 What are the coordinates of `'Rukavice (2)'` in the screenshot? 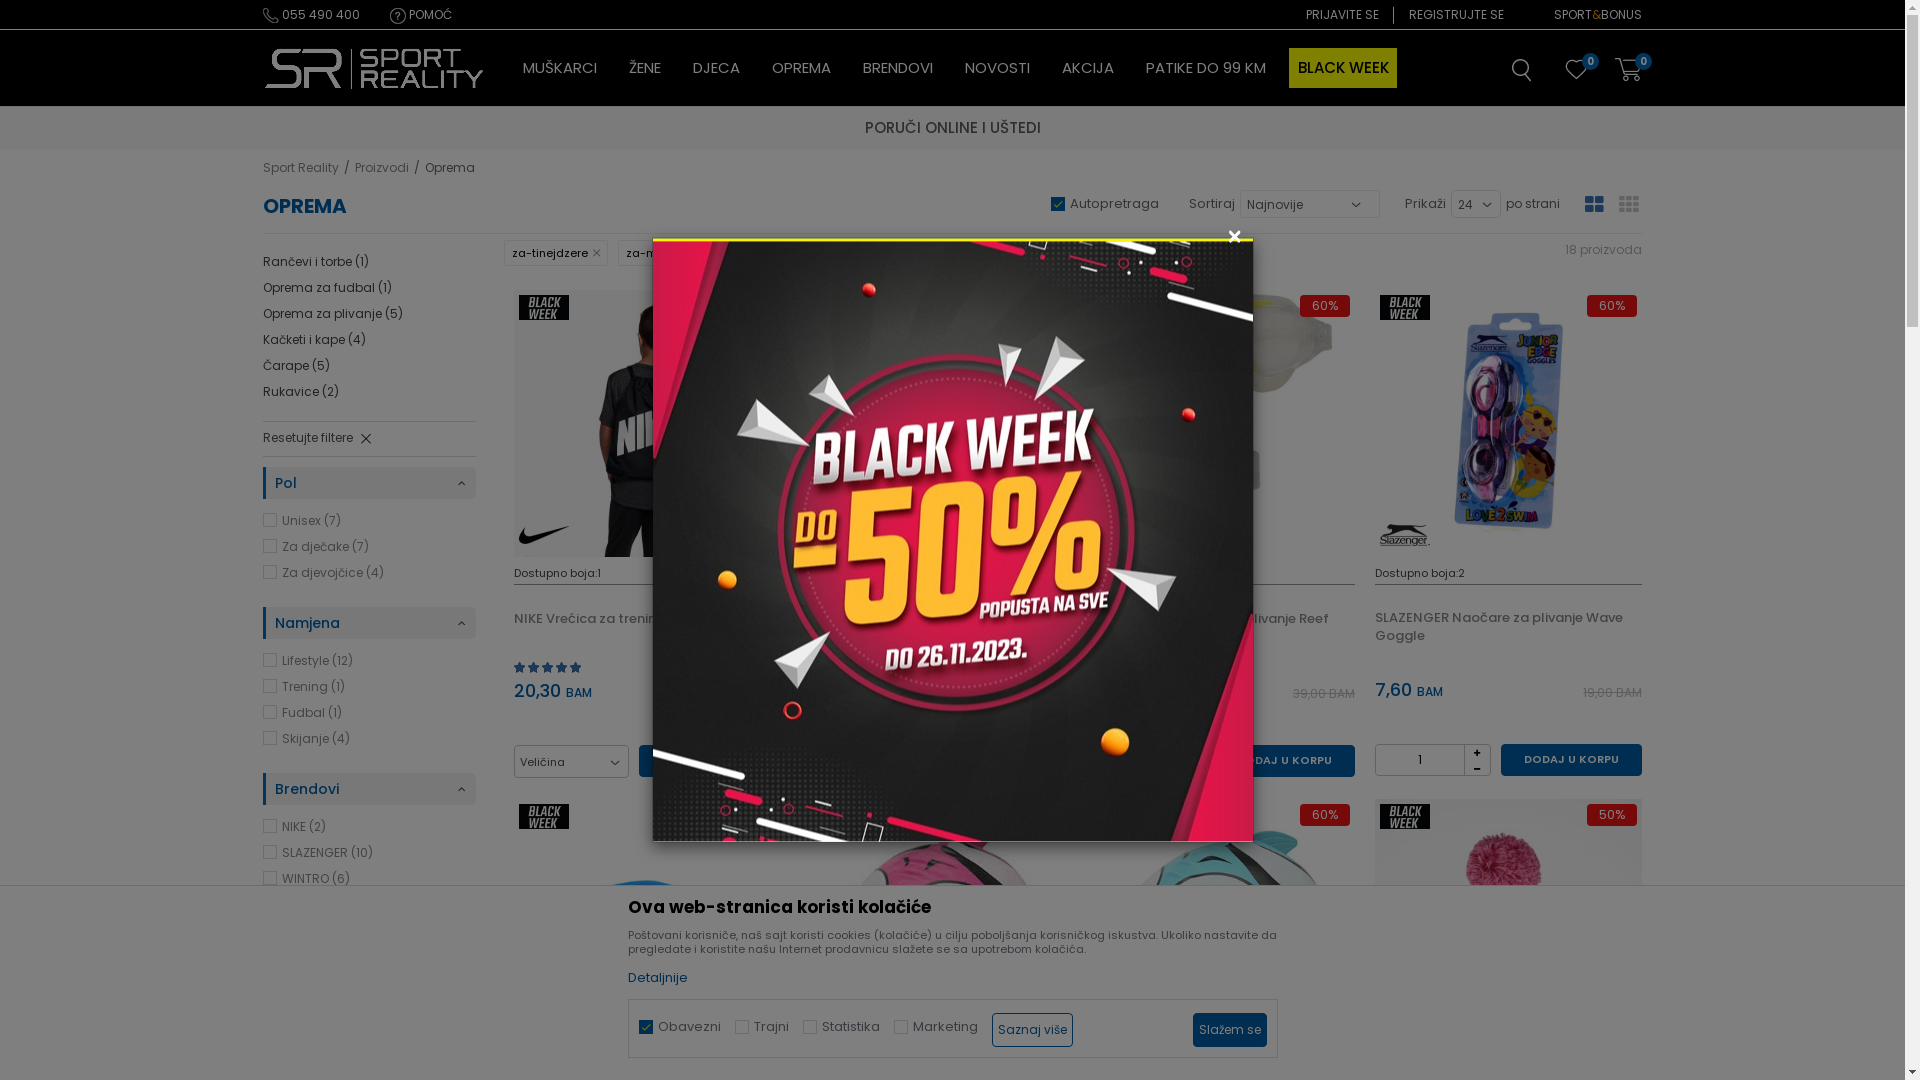 It's located at (298, 392).